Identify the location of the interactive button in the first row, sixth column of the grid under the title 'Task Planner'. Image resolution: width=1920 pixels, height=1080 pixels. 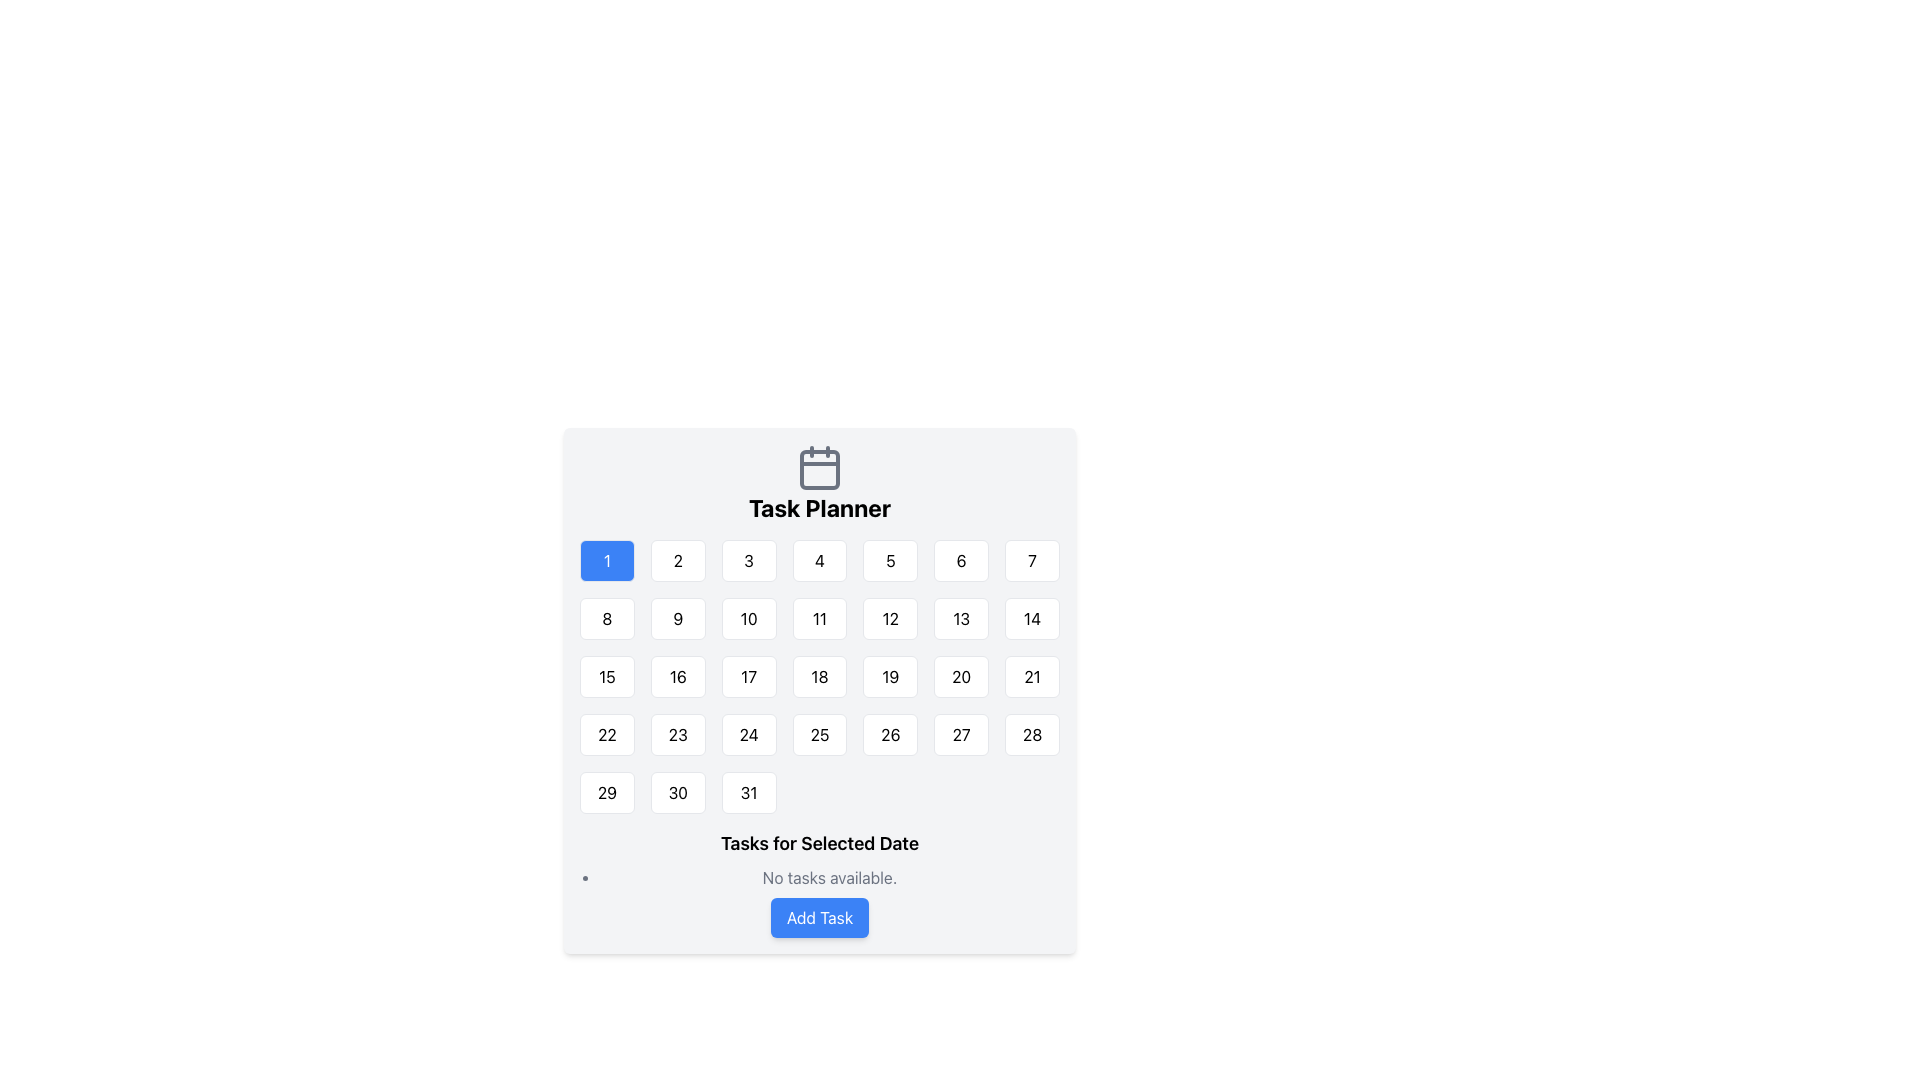
(961, 560).